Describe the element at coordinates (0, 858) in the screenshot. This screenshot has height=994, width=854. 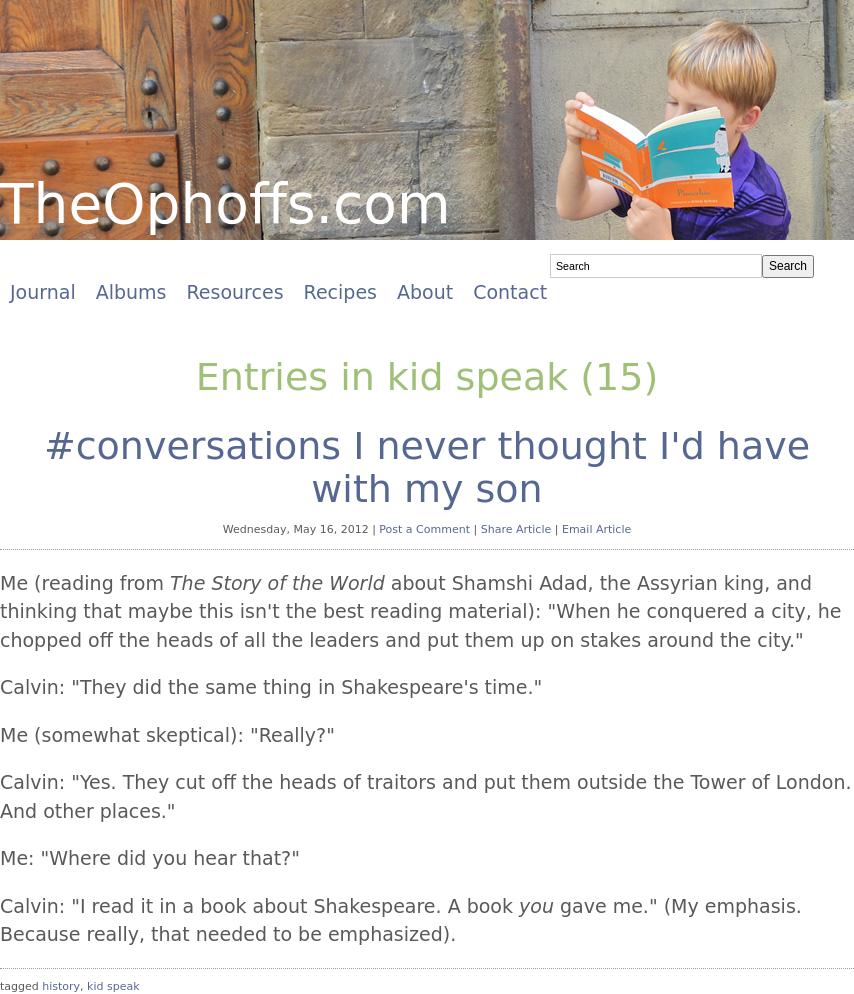
I see `'Me: "Where did you hear that?"'` at that location.